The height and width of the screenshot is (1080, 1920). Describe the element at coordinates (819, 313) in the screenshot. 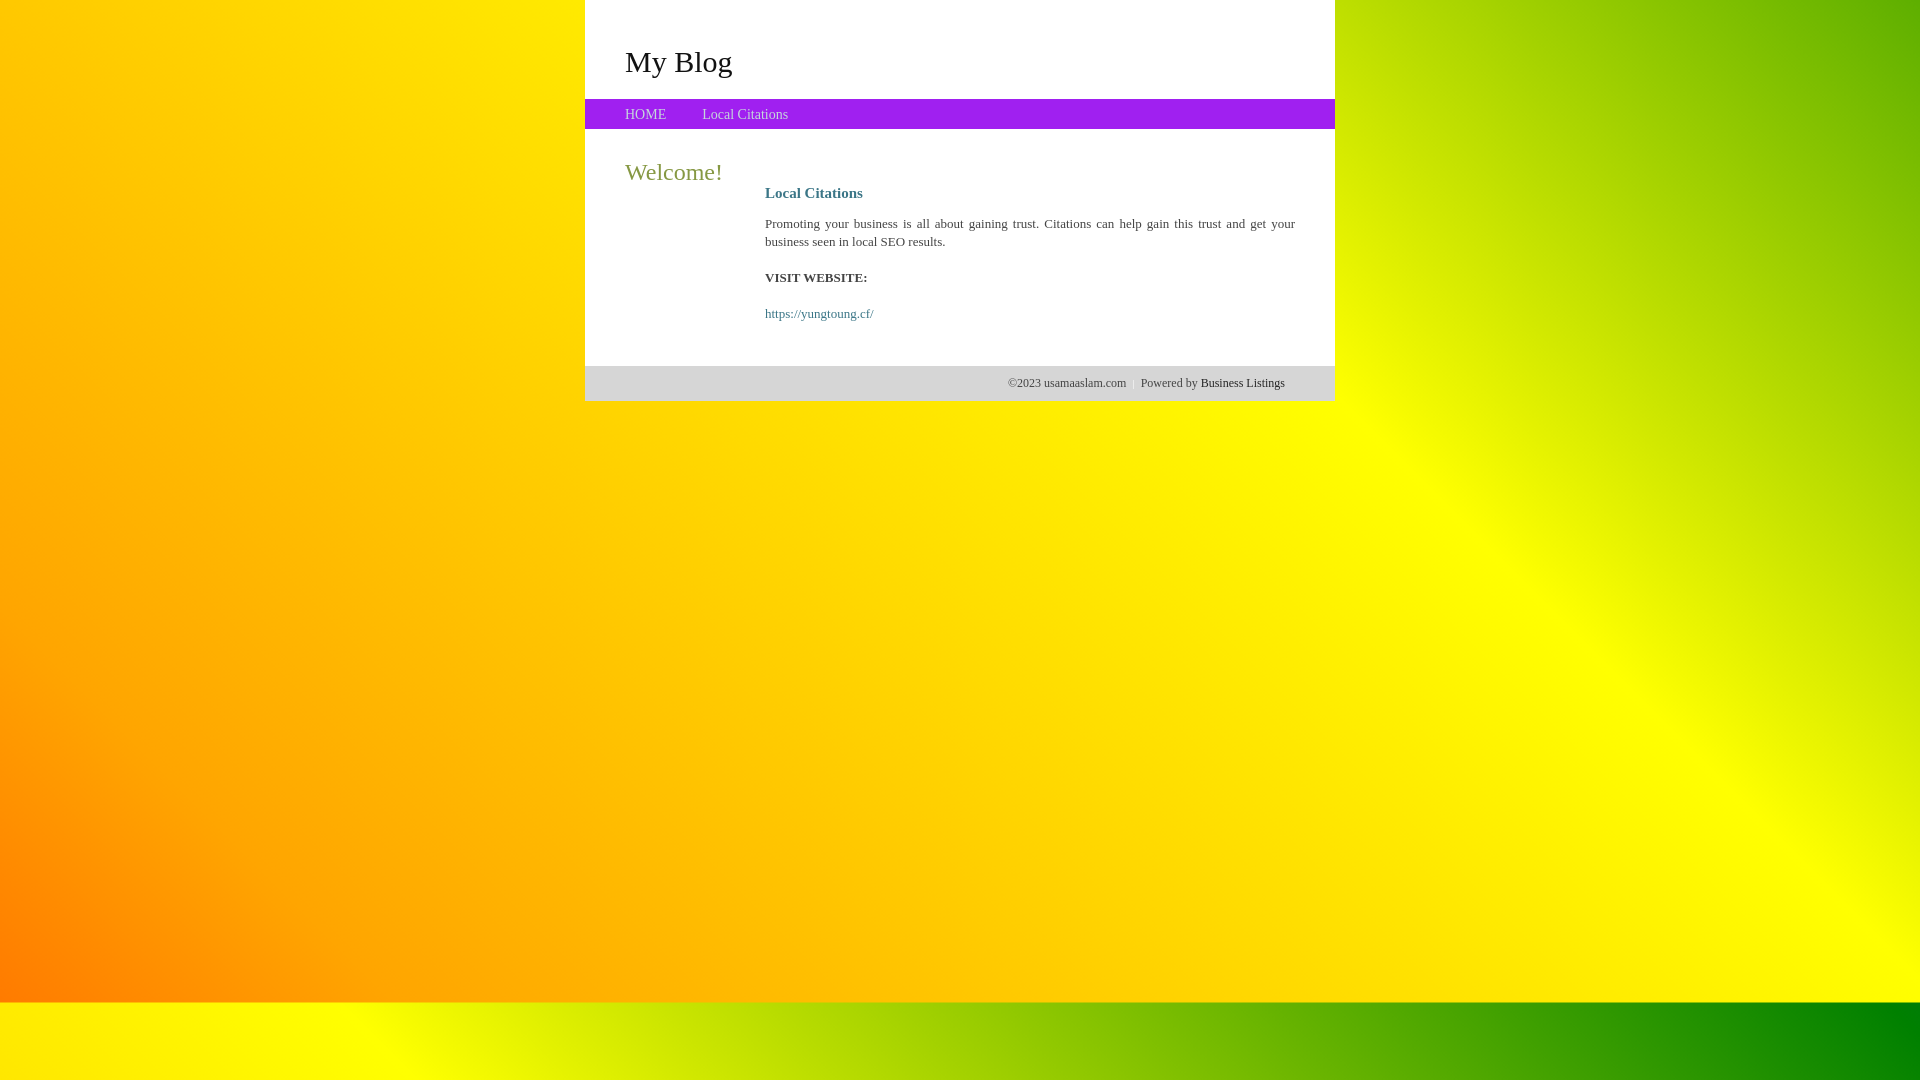

I see `'https://yungtoung.cf/'` at that location.